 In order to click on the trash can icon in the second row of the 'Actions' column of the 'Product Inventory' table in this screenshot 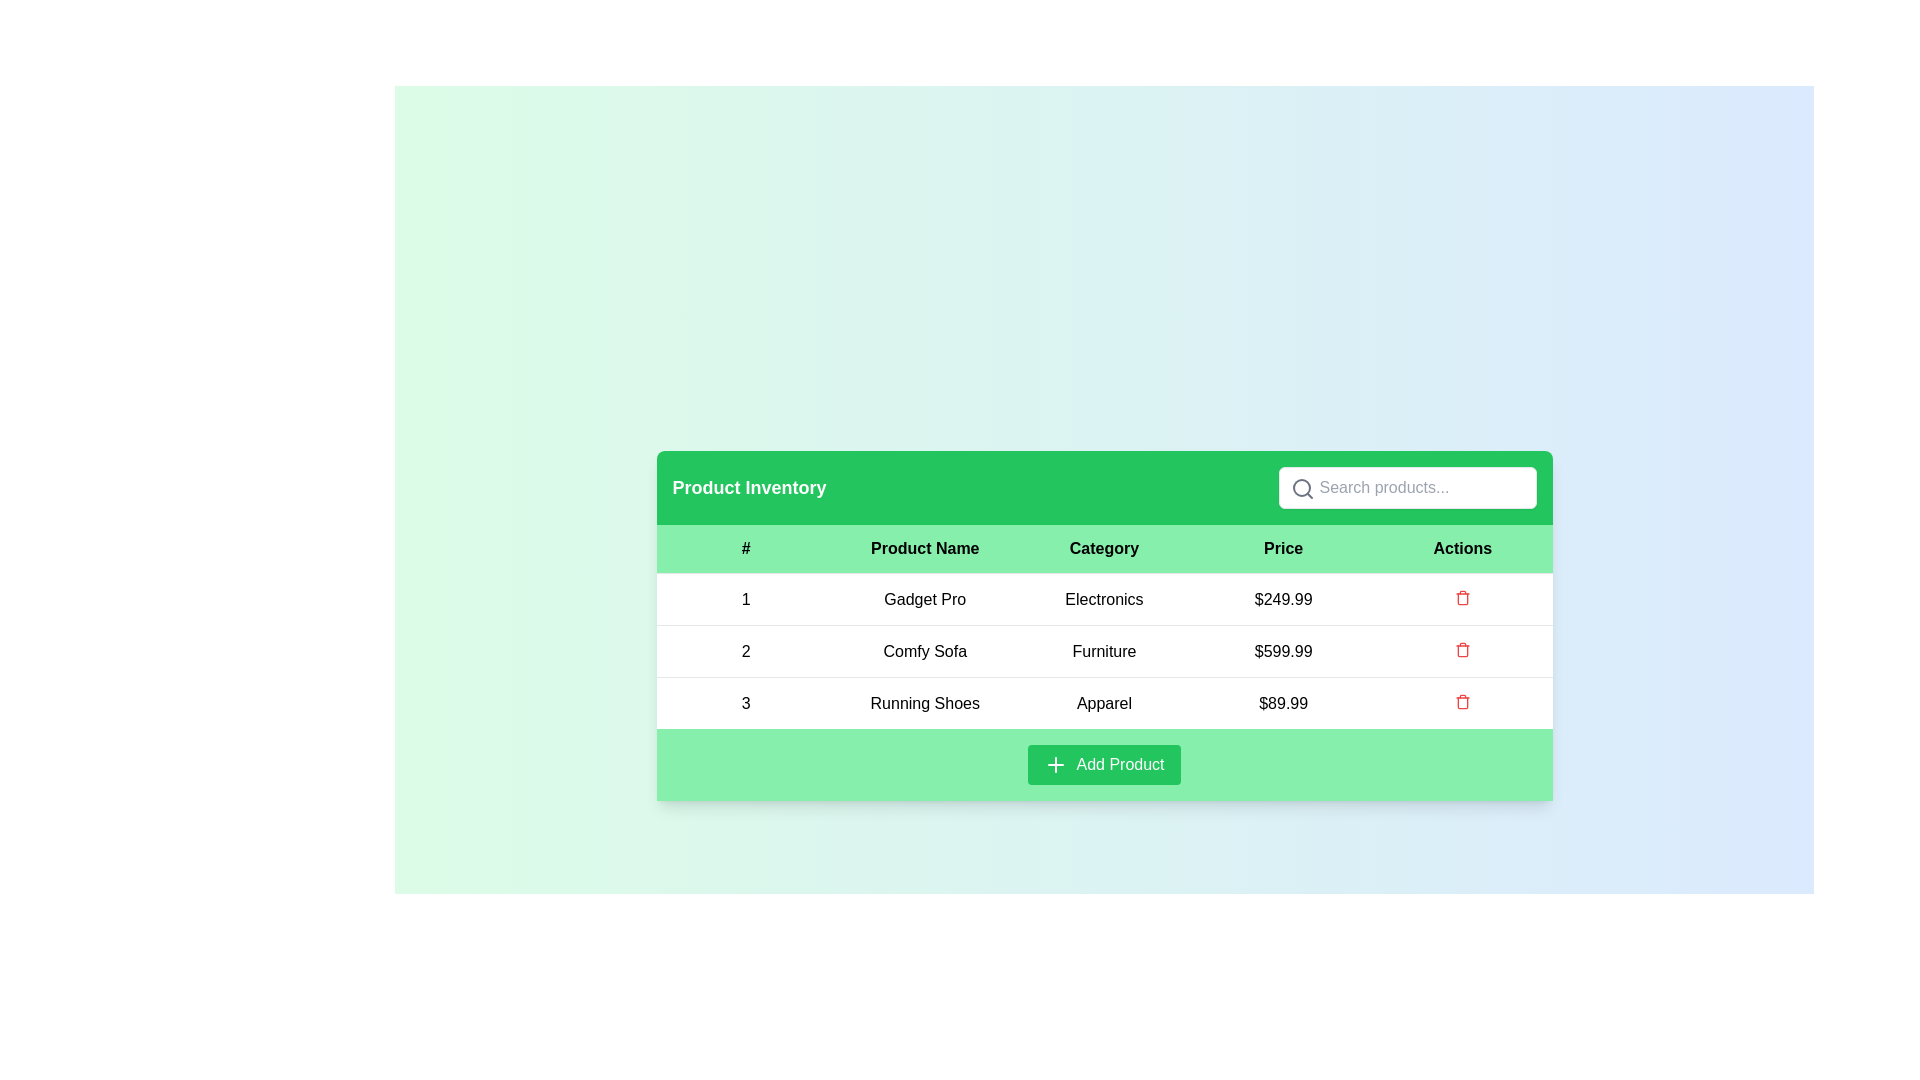, I will do `click(1462, 650)`.